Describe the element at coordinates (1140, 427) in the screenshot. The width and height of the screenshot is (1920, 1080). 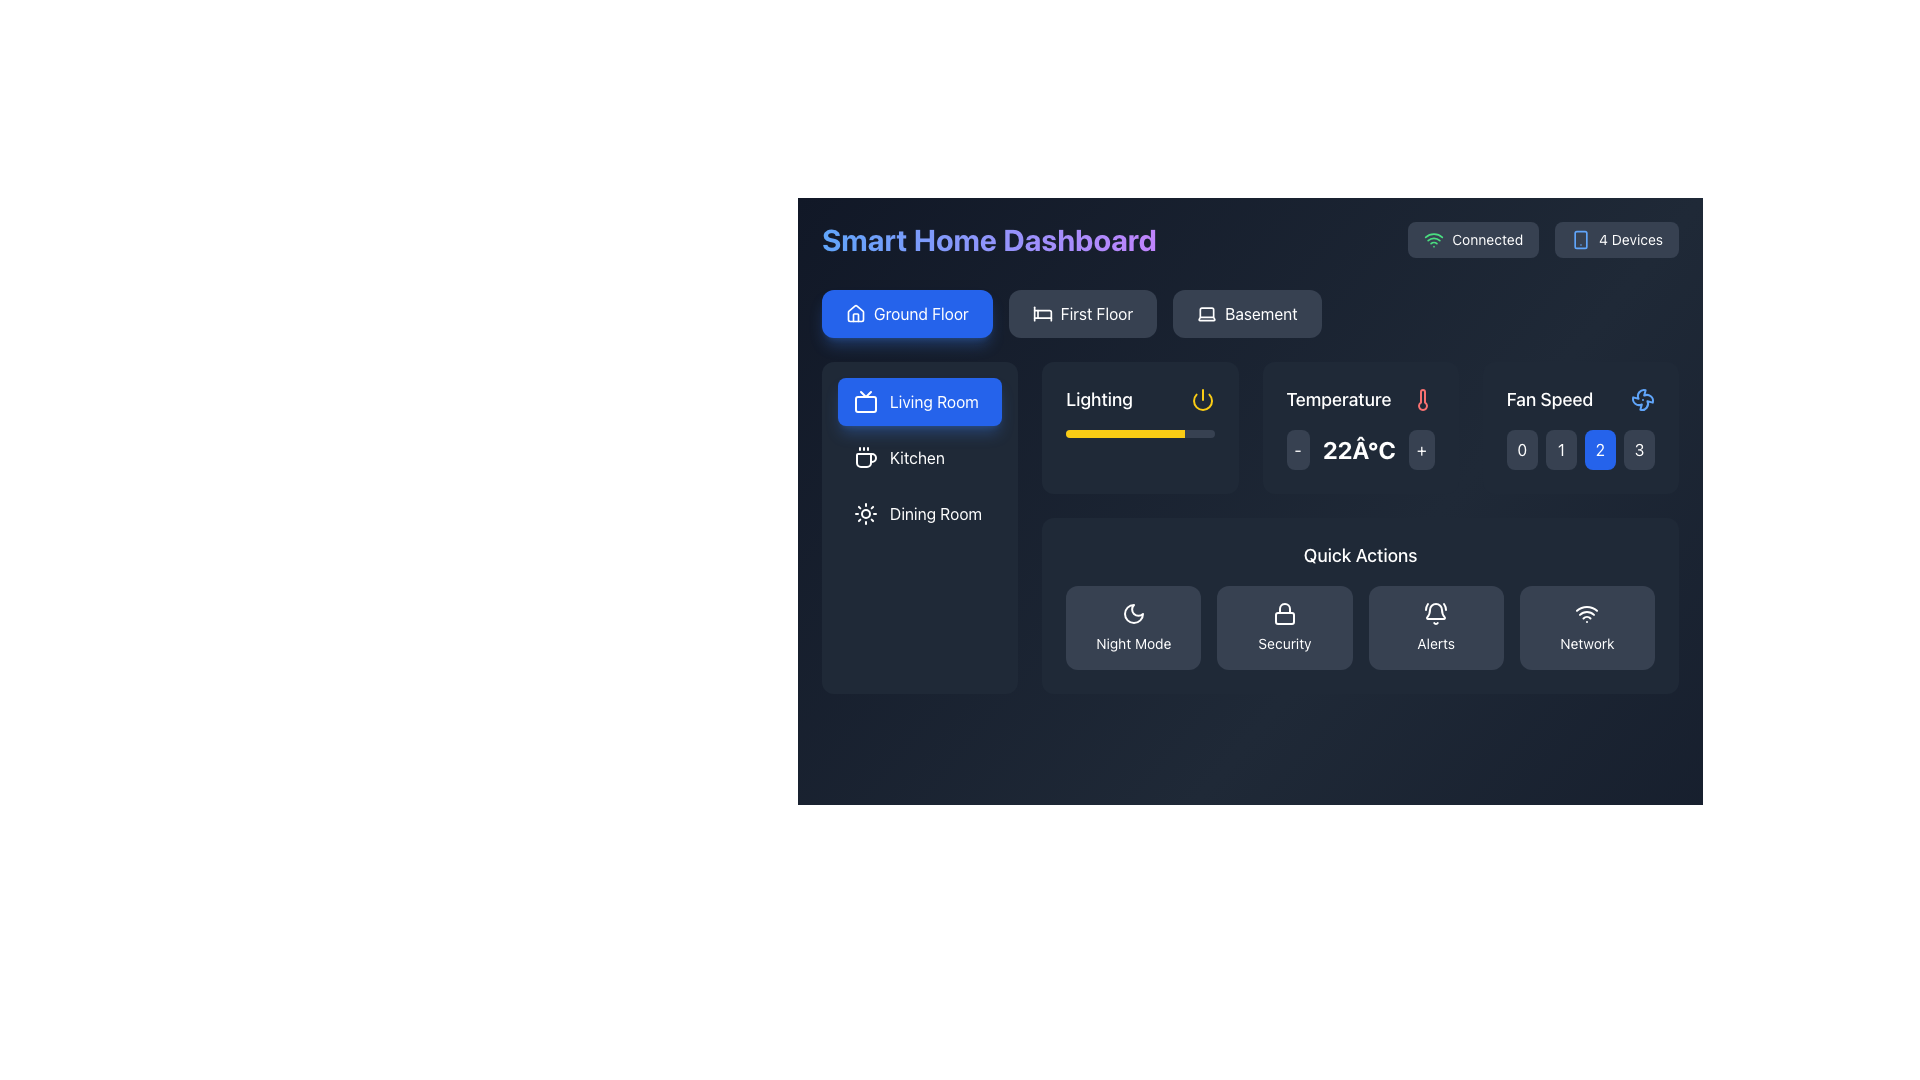
I see `the Status card with a progress bar and power control located under the 'Living Room' heading, which is the first card in a grid layout` at that location.